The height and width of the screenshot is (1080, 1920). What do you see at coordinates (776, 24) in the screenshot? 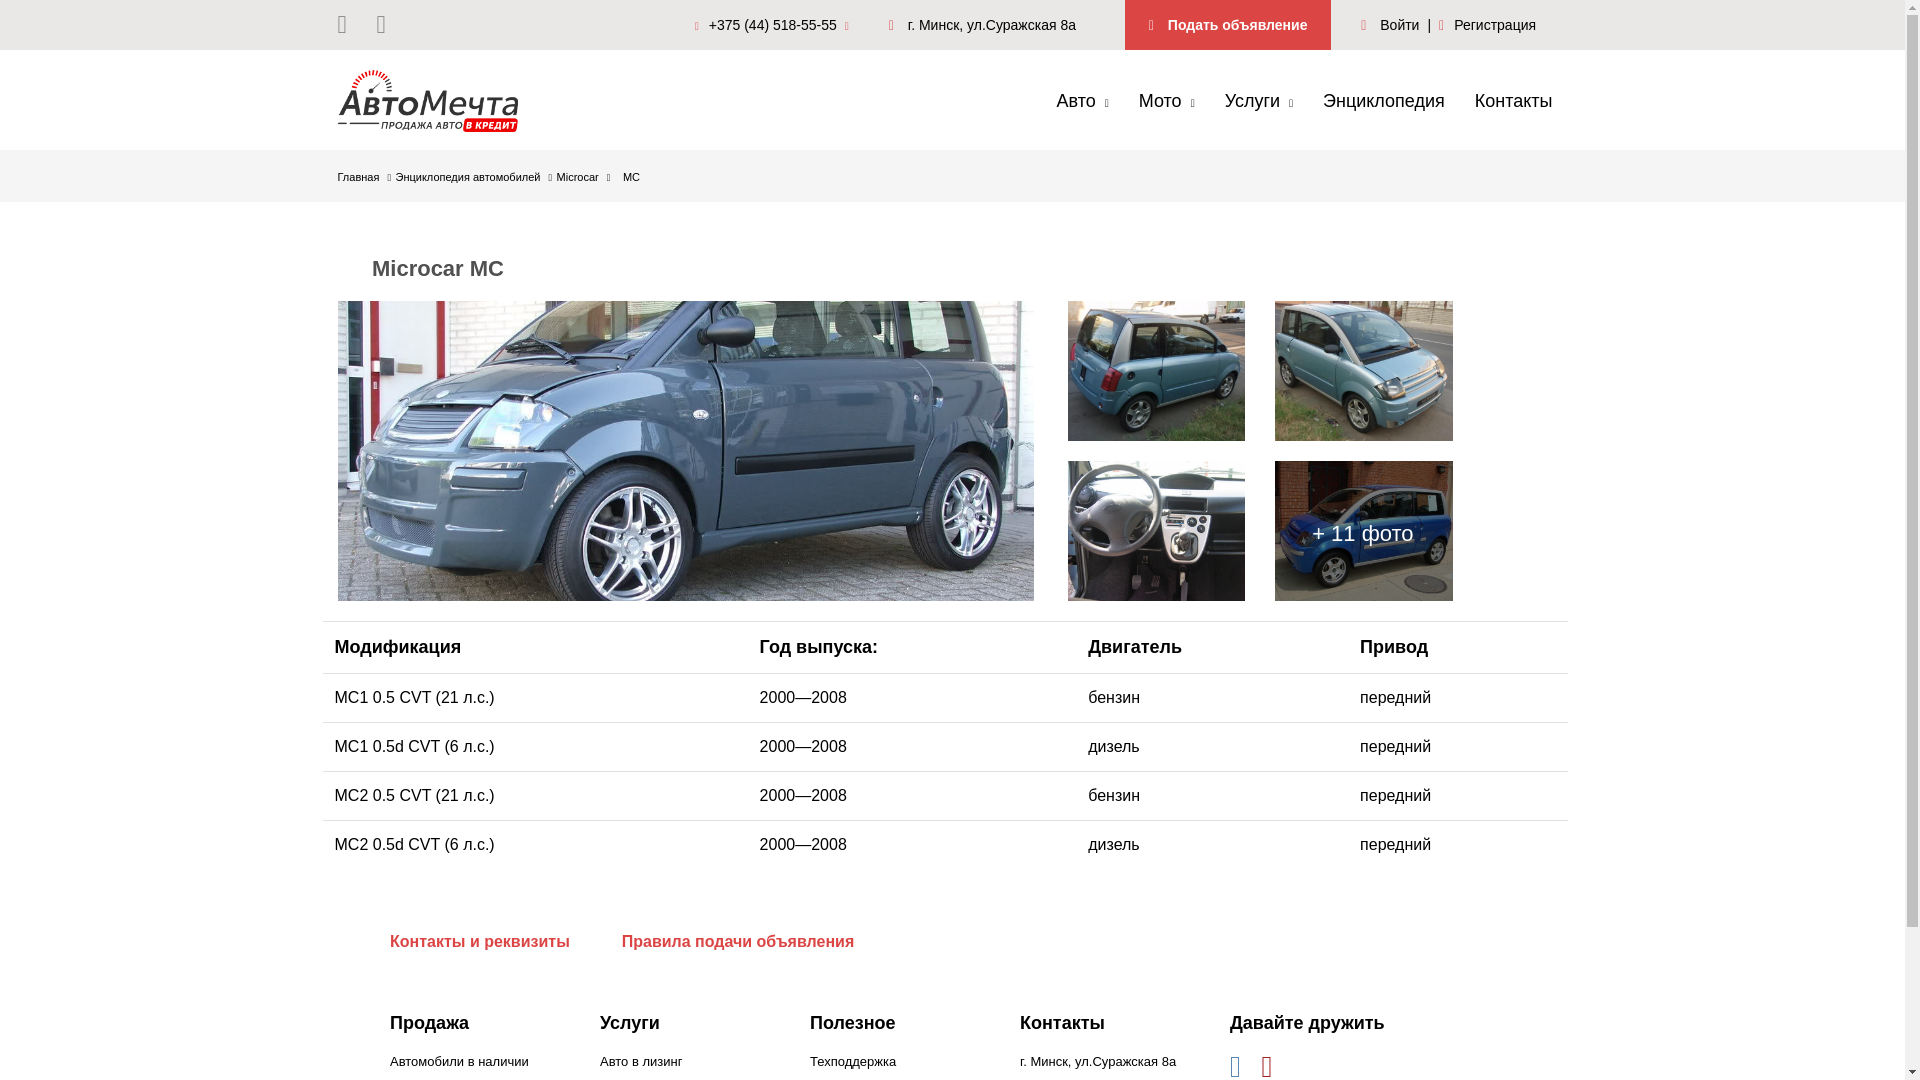
I see `'+375 (44) 518-55-55'` at bounding box center [776, 24].